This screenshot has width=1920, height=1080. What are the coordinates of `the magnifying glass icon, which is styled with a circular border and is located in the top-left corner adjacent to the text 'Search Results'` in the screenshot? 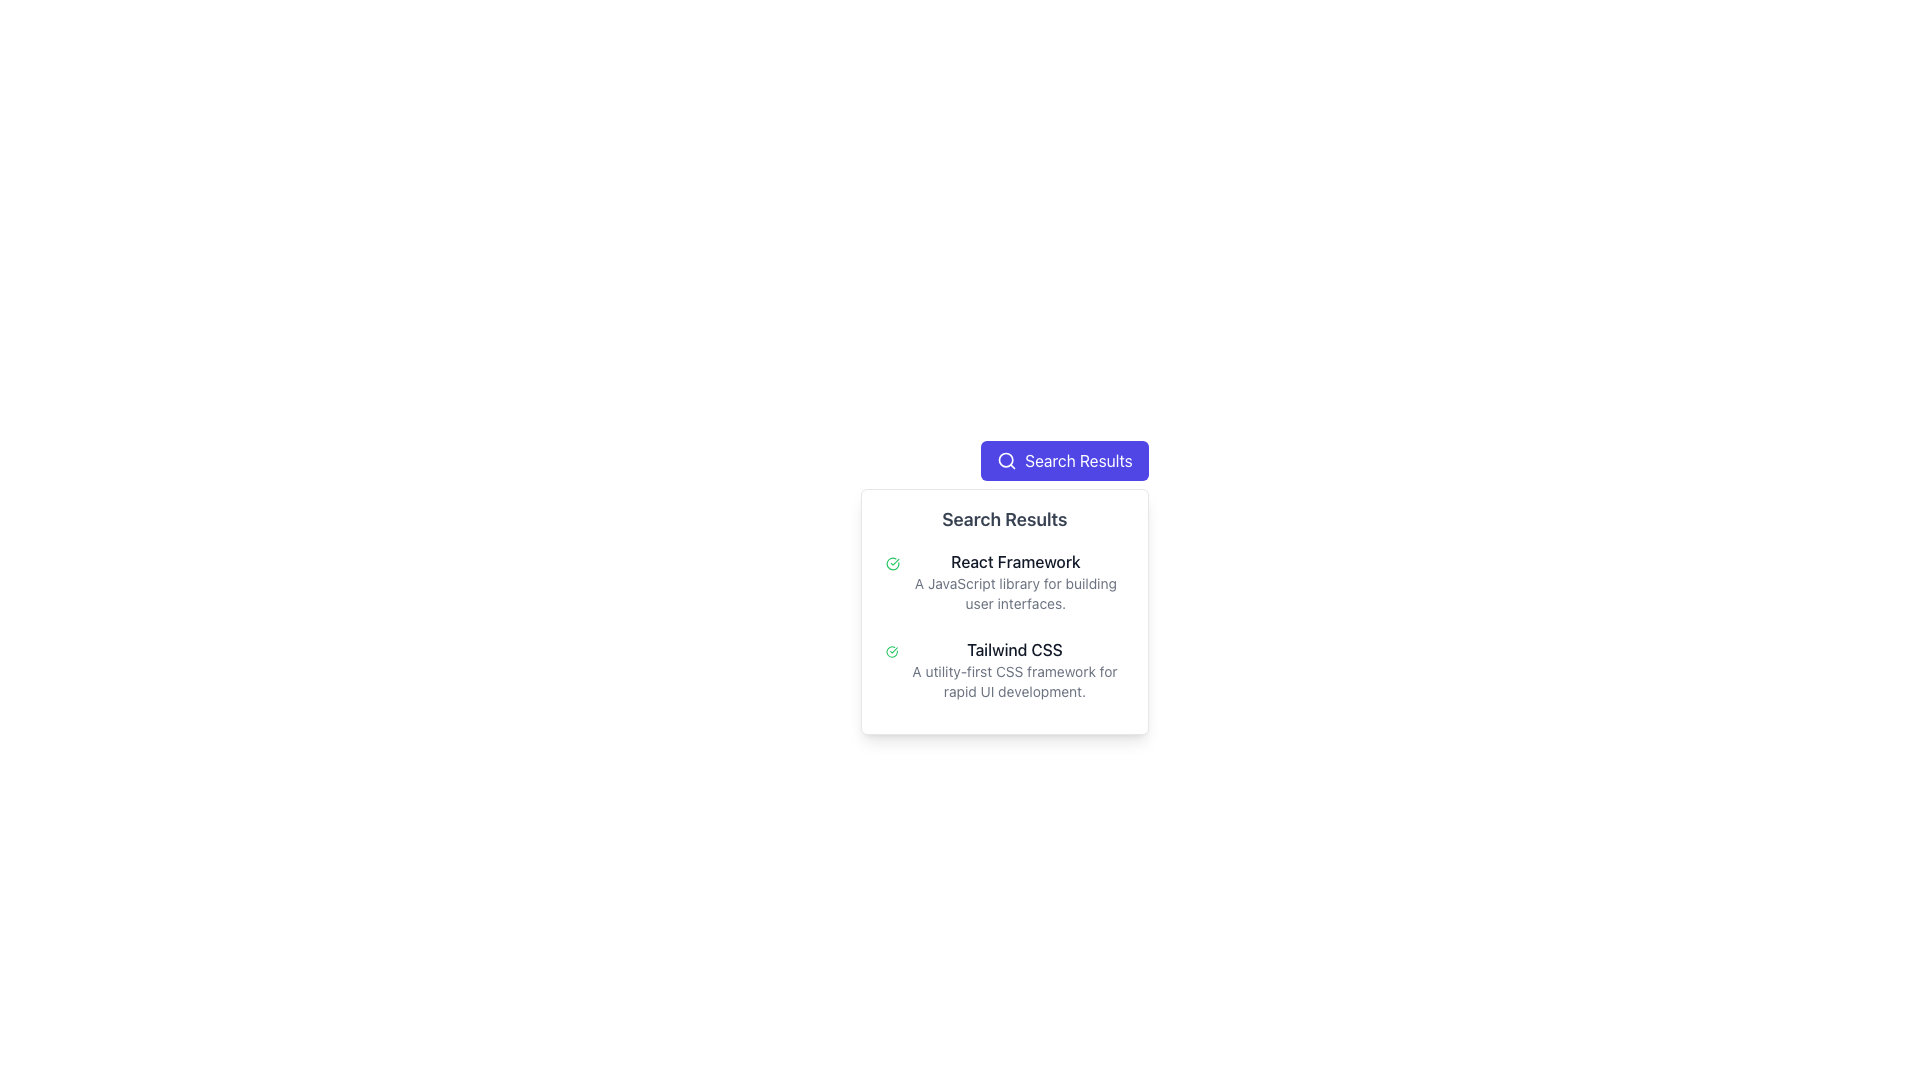 It's located at (1007, 461).